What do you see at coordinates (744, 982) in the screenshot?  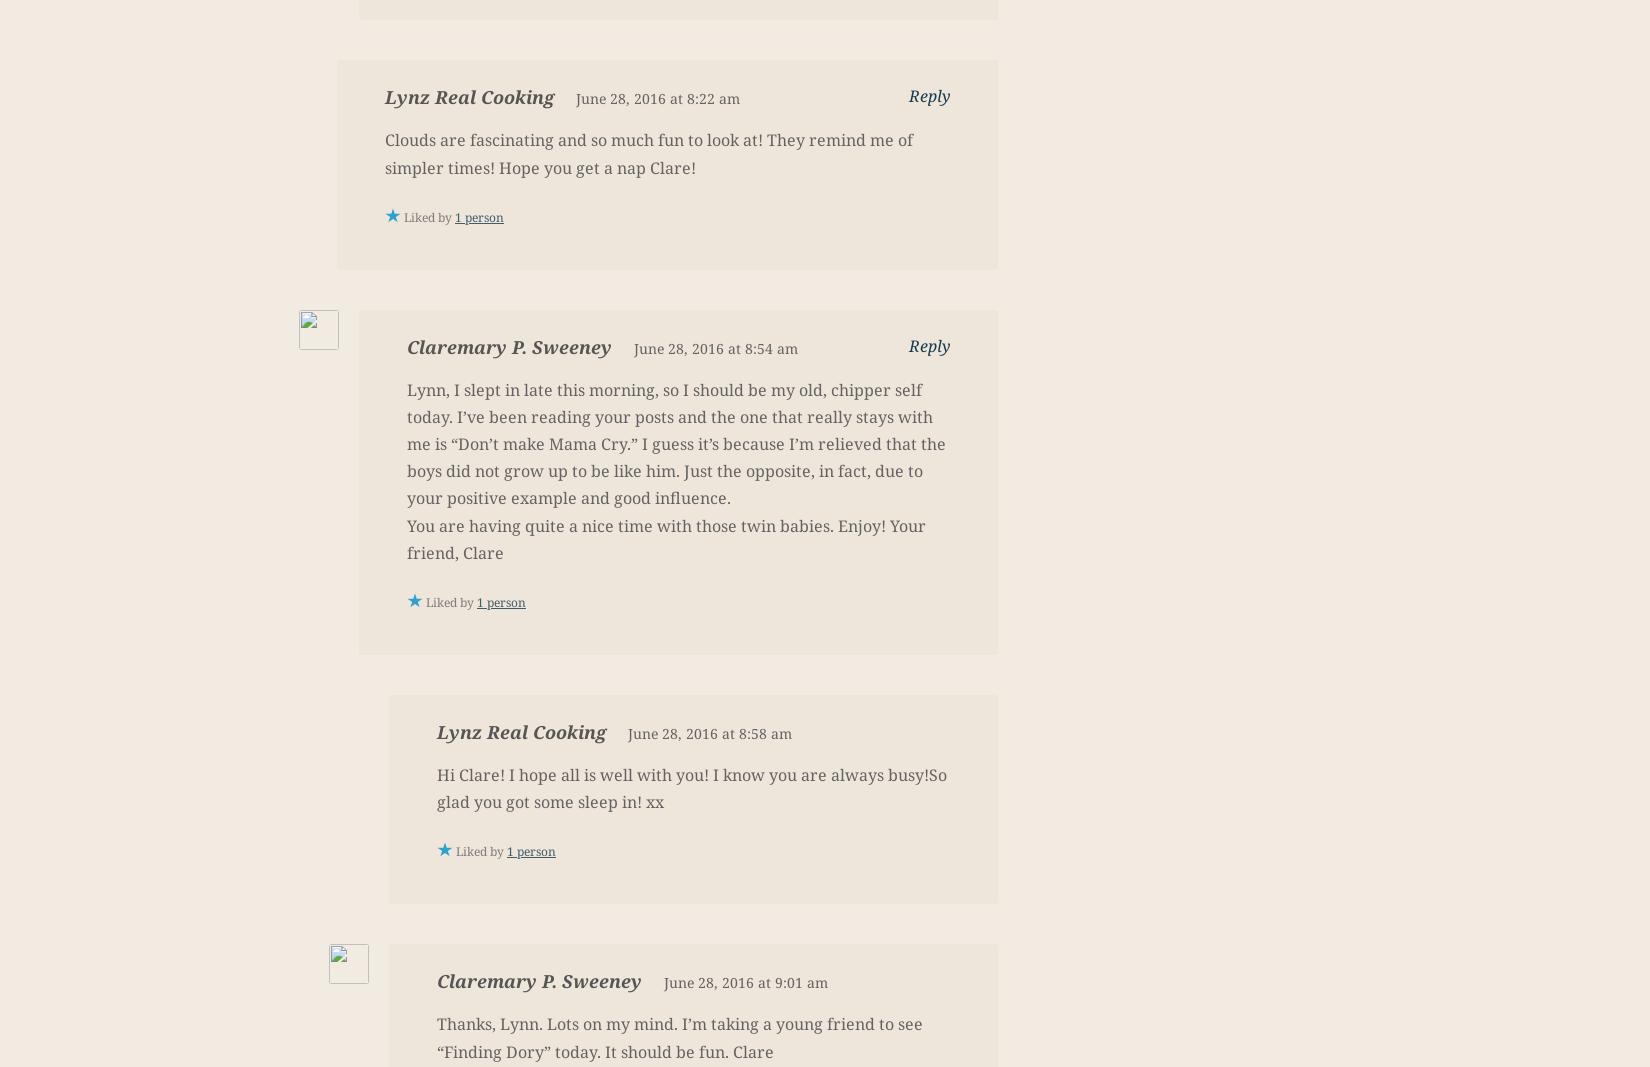 I see `'June 28, 2016 at 9:01 am'` at bounding box center [744, 982].